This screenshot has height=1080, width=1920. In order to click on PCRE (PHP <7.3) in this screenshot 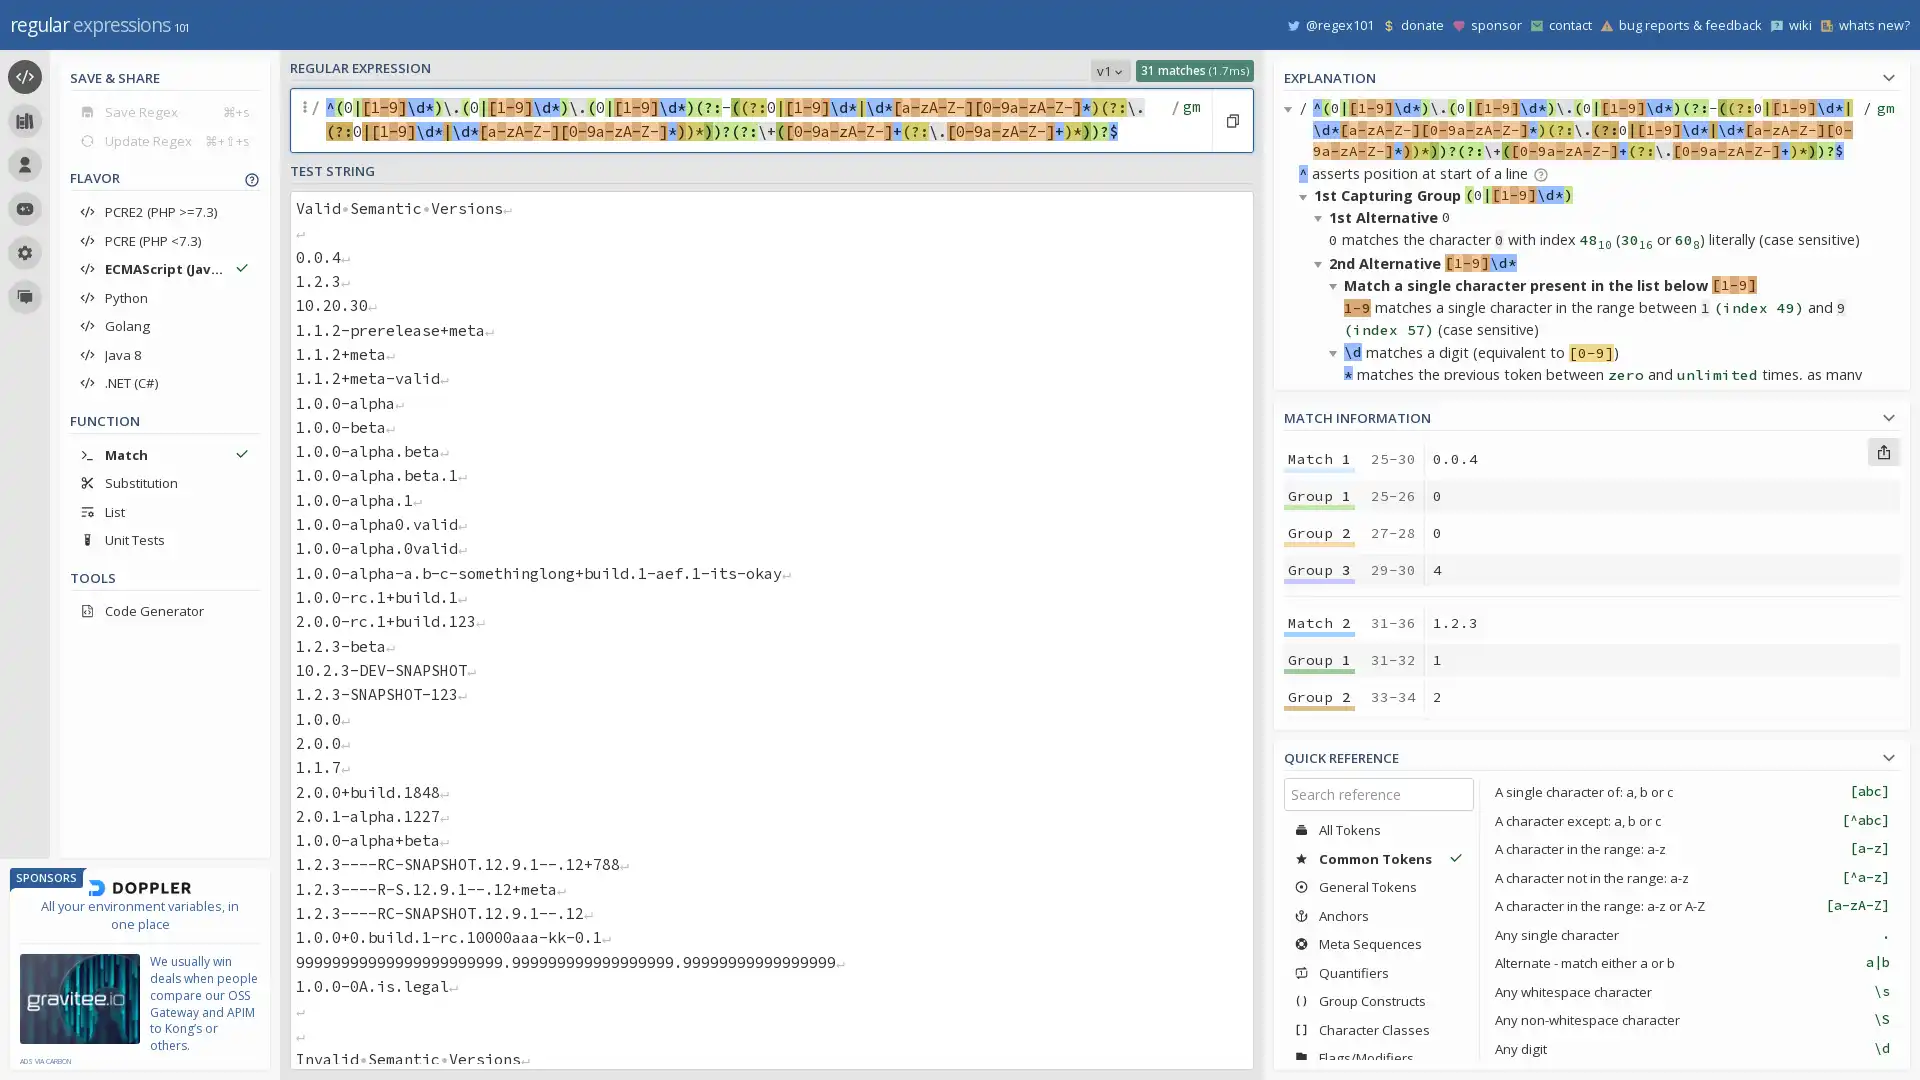, I will do `click(164, 239)`.